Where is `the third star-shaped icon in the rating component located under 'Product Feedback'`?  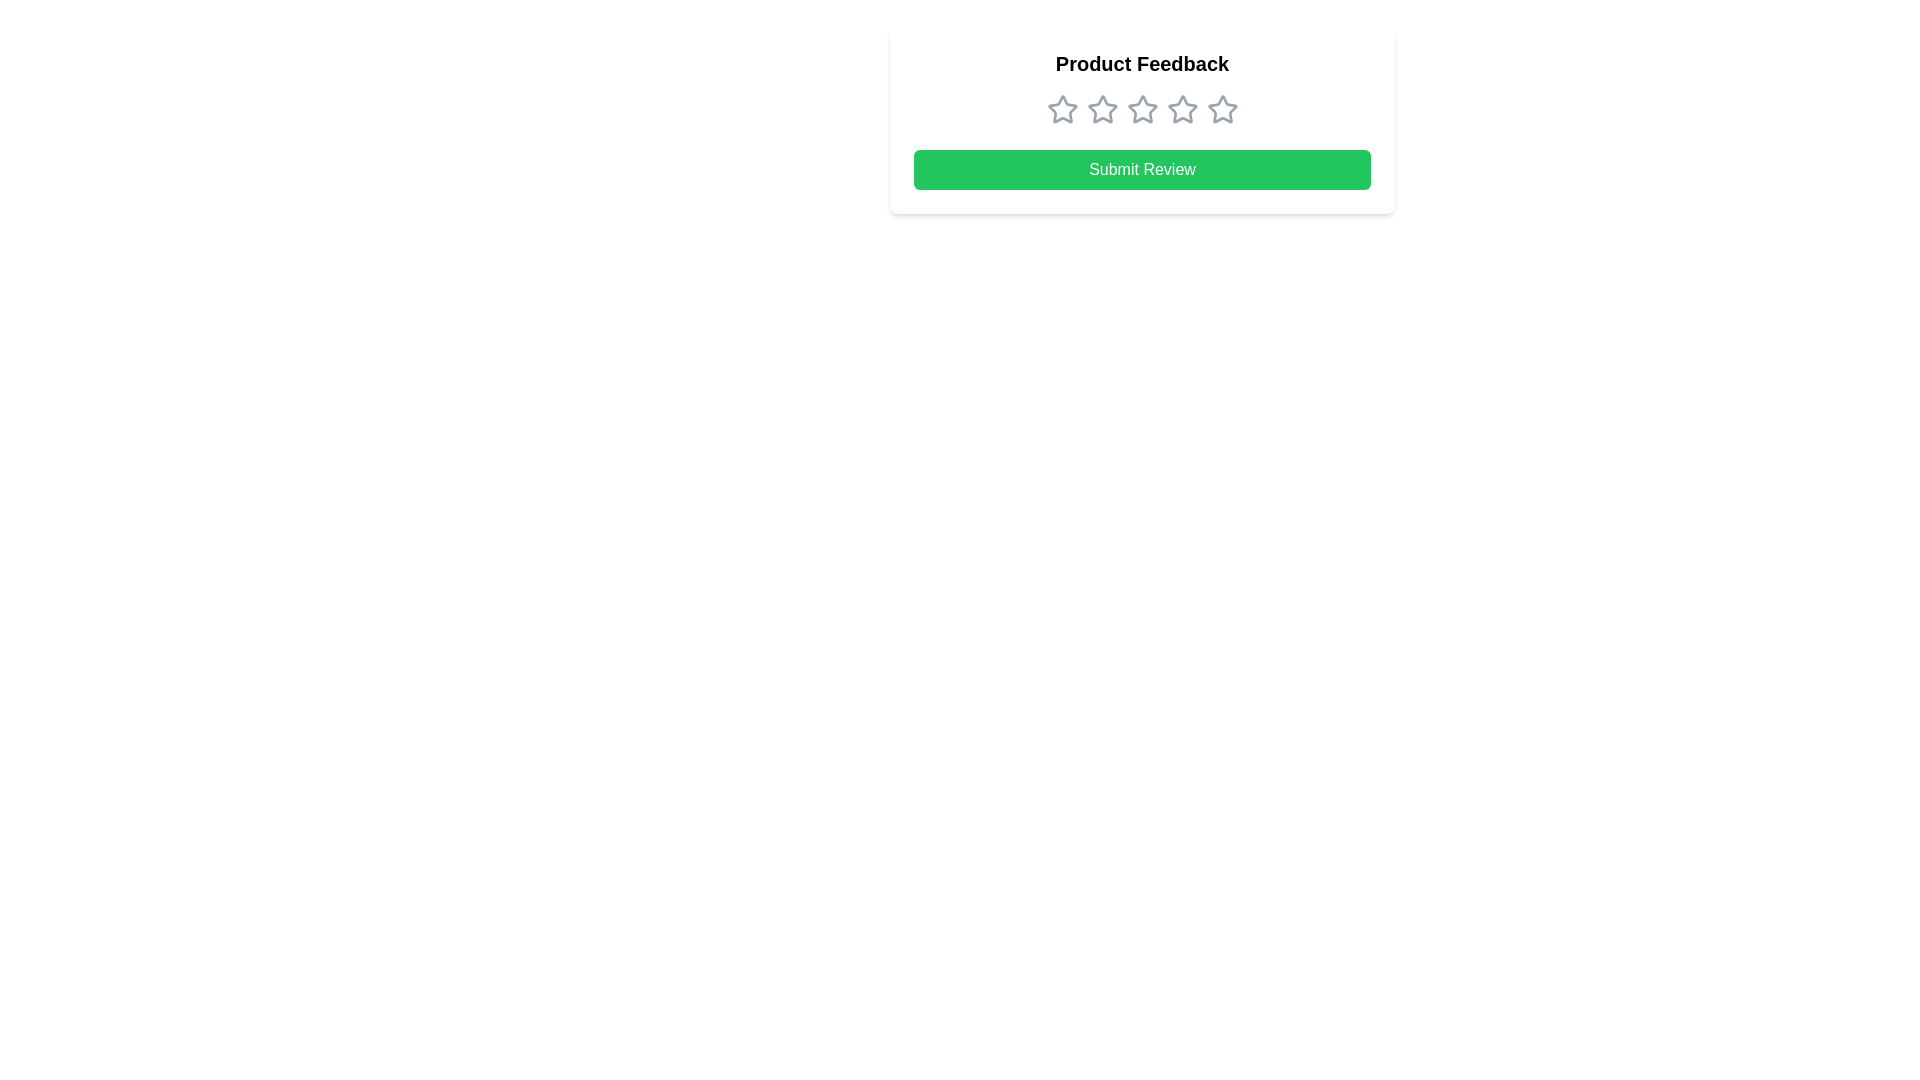 the third star-shaped icon in the rating component located under 'Product Feedback' is located at coordinates (1182, 109).